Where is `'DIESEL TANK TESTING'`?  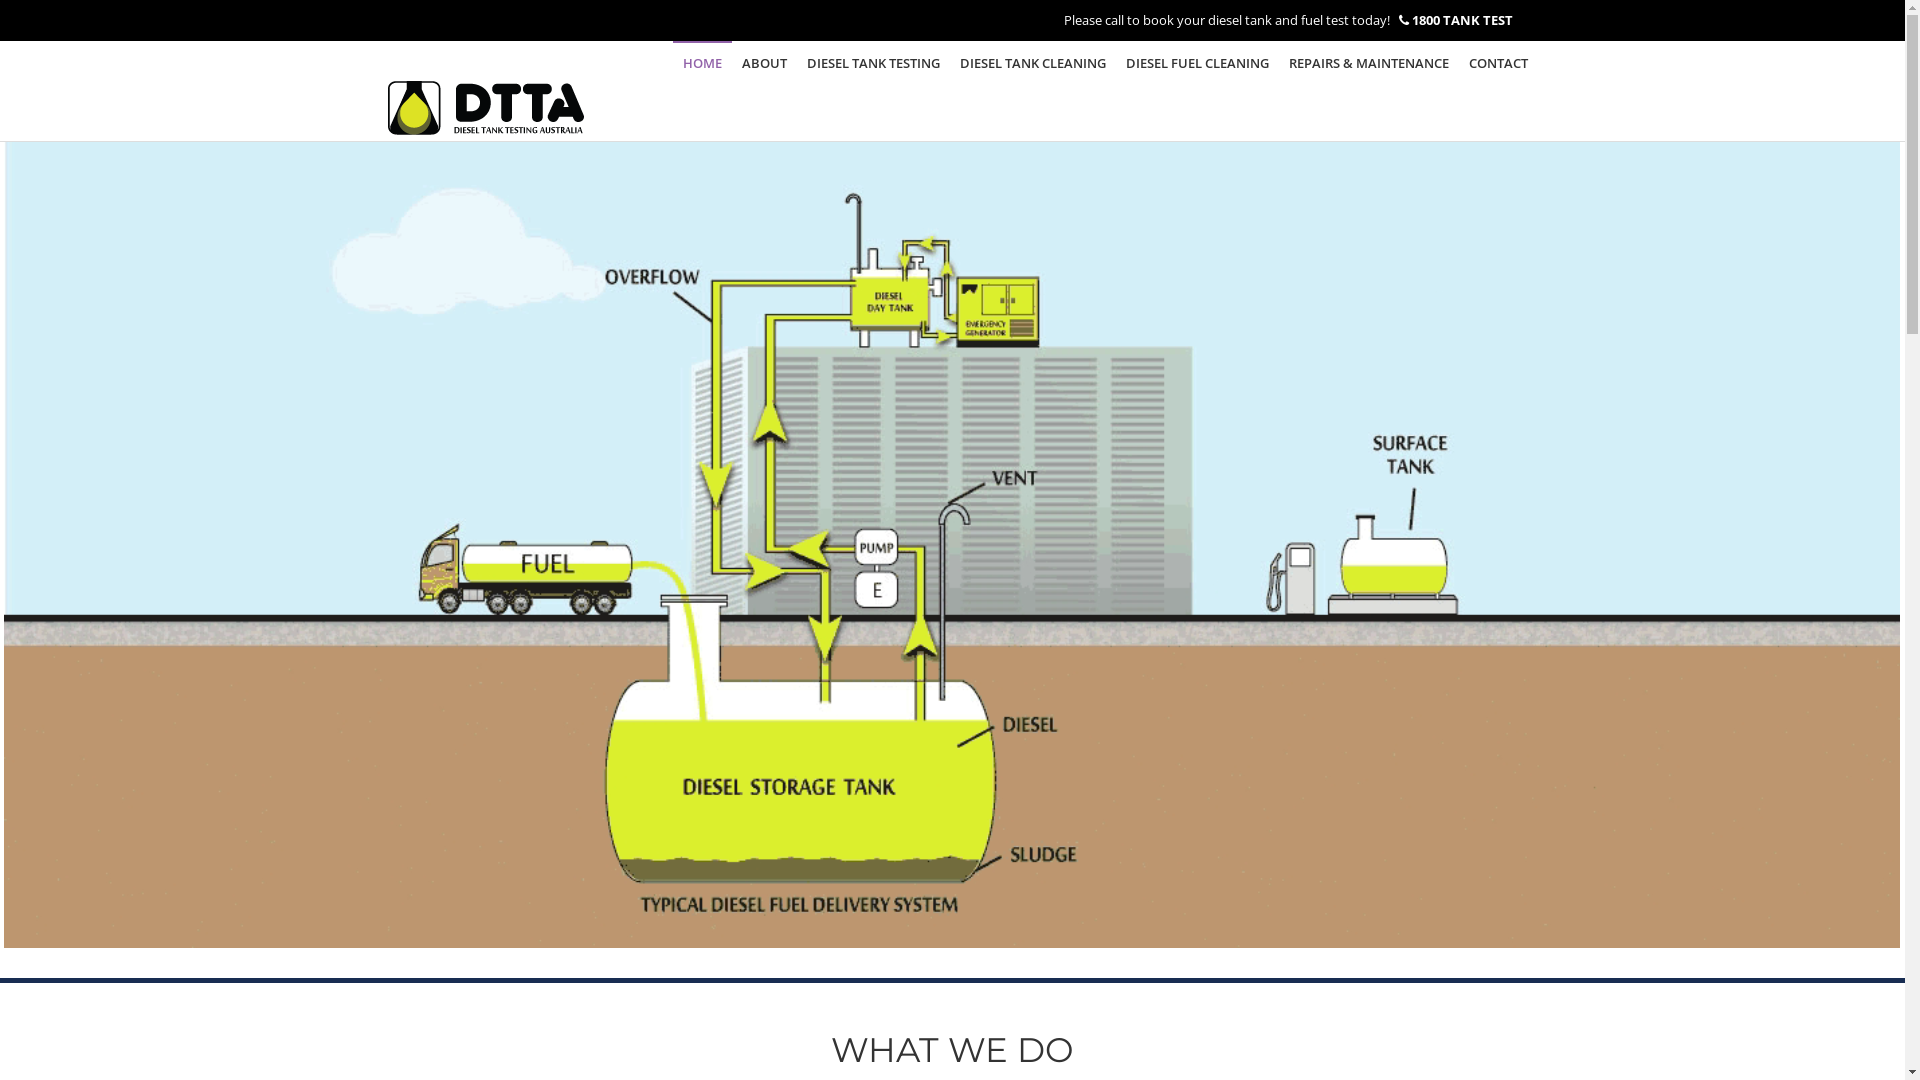 'DIESEL TANK TESTING' is located at coordinates (795, 61).